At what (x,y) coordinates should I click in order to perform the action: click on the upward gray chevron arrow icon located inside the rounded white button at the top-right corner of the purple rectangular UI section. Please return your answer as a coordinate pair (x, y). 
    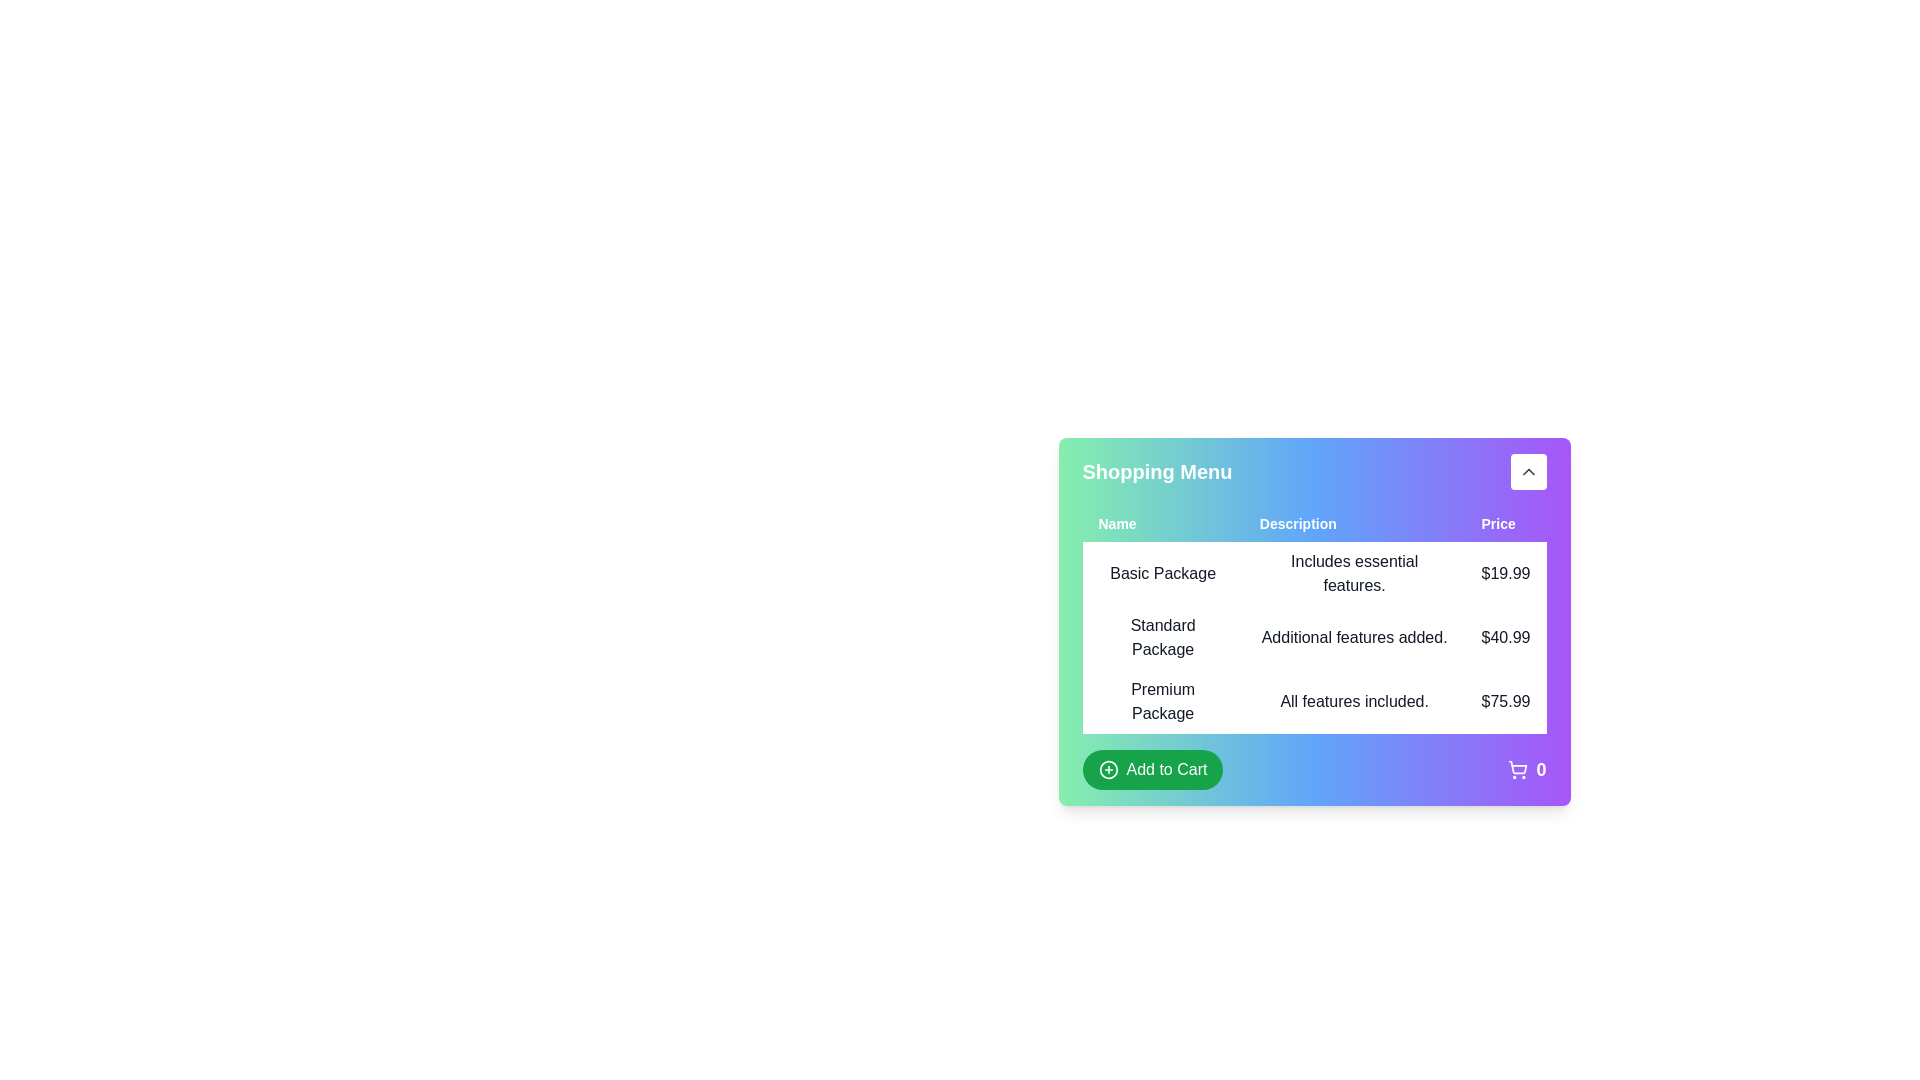
    Looking at the image, I should click on (1527, 471).